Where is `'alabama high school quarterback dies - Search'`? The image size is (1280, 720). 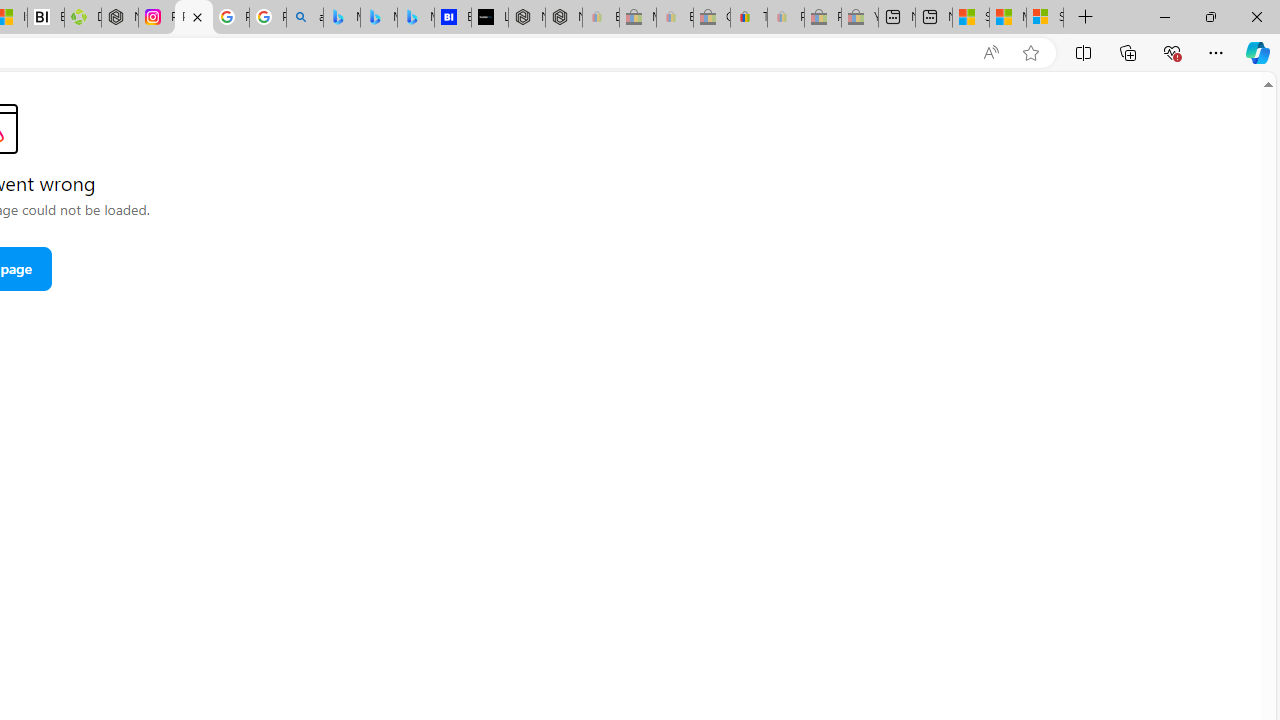
'alabama high school quarterback dies - Search' is located at coordinates (303, 17).